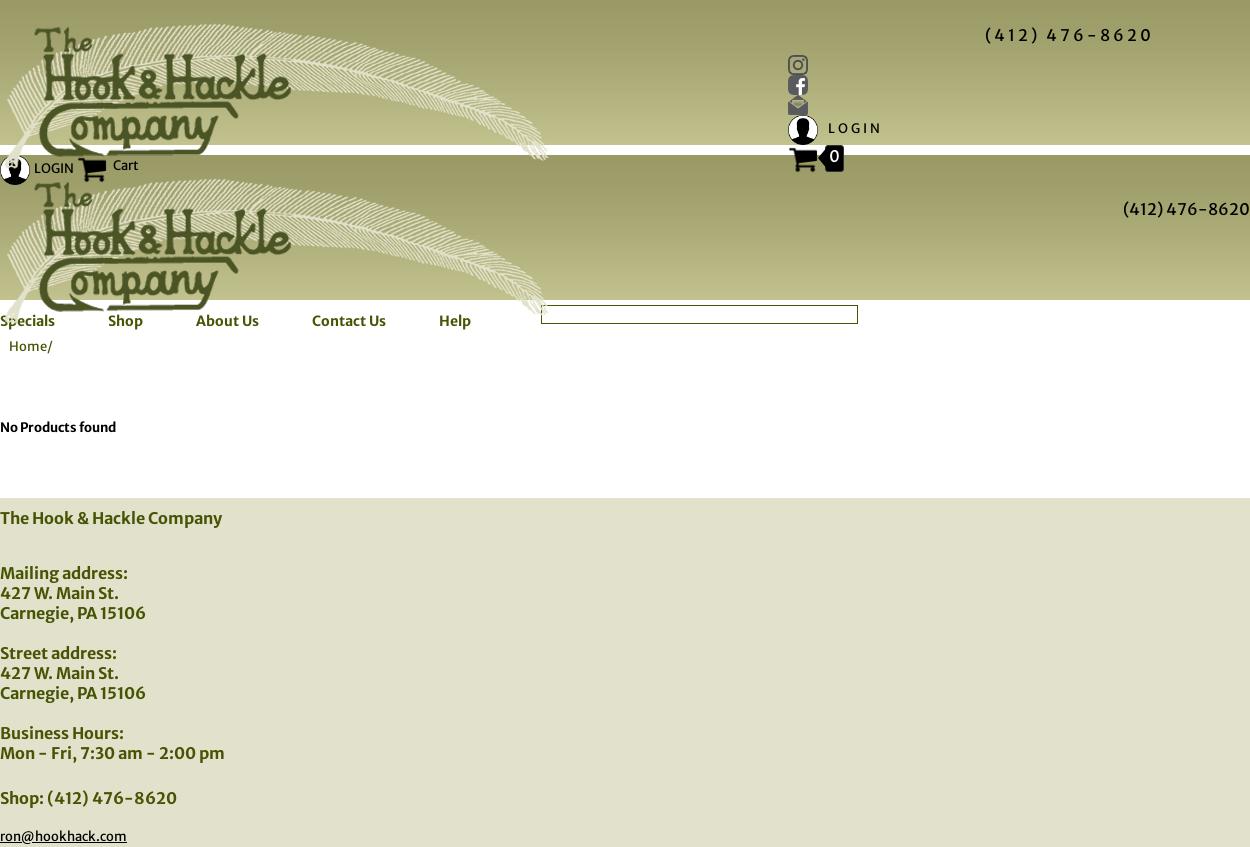  What do you see at coordinates (47, 346) in the screenshot?
I see `'/'` at bounding box center [47, 346].